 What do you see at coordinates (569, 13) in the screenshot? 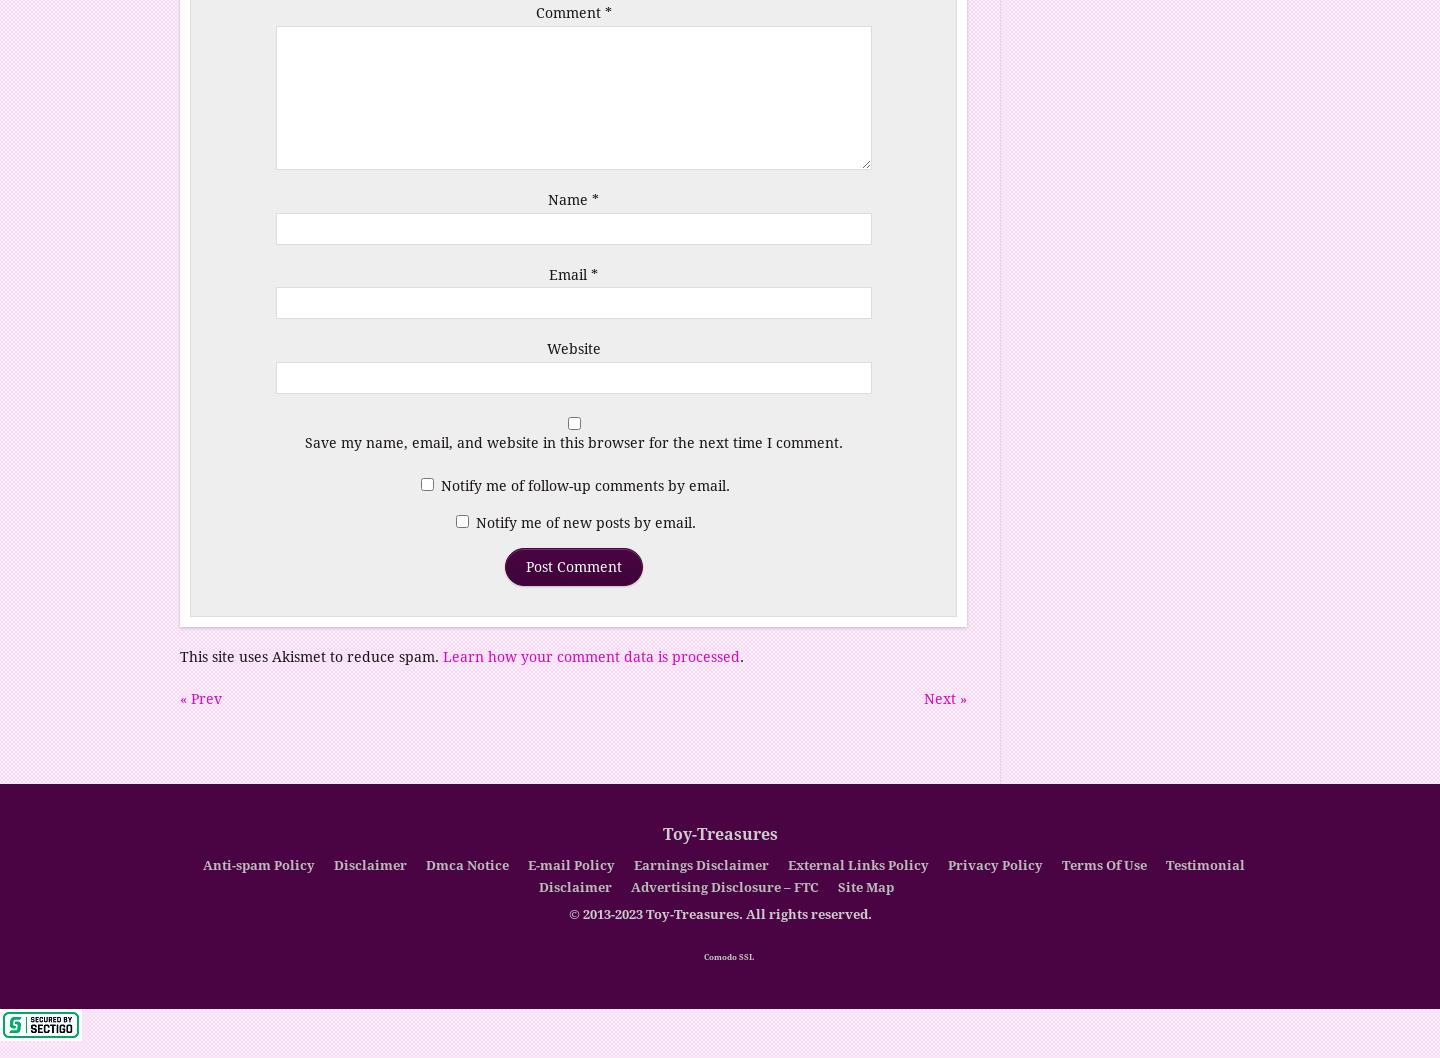
I see `'Comment'` at bounding box center [569, 13].